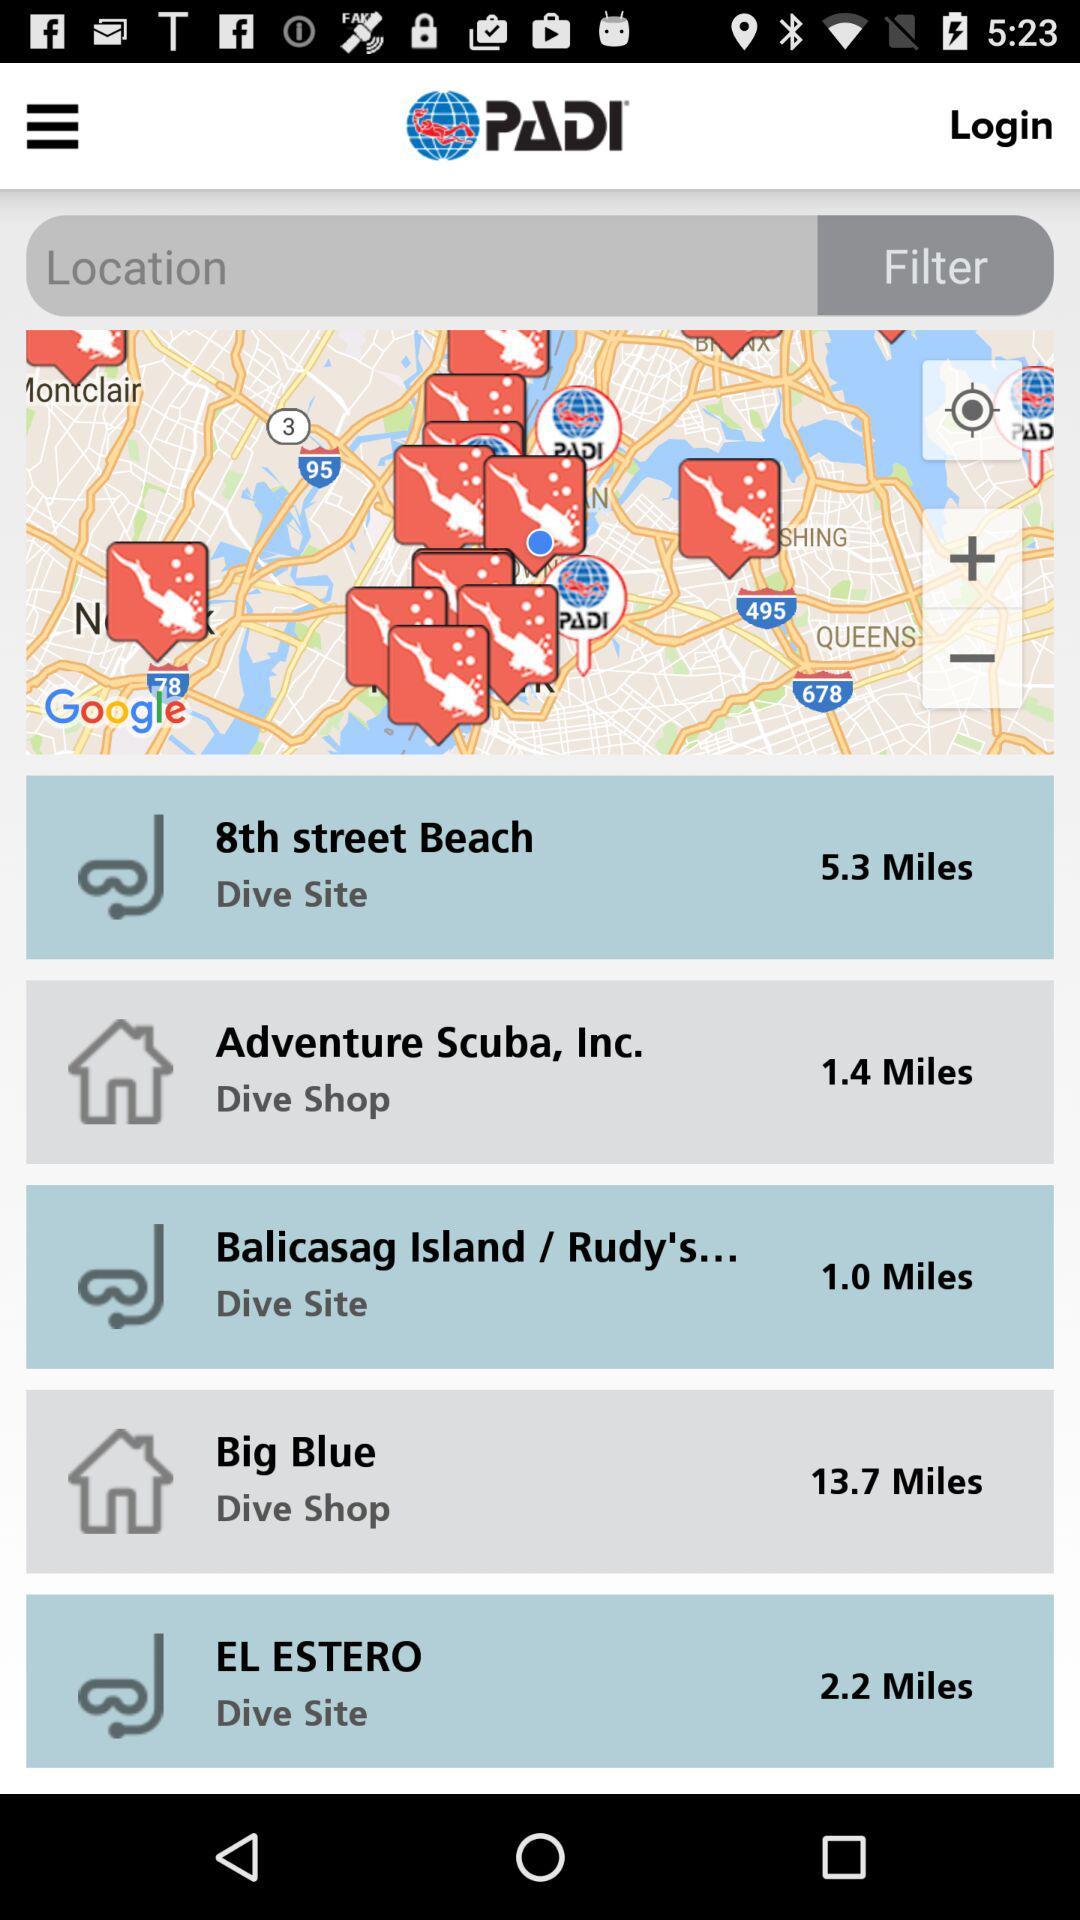 This screenshot has height=1920, width=1080. Describe the element at coordinates (540, 264) in the screenshot. I see `search location` at that location.